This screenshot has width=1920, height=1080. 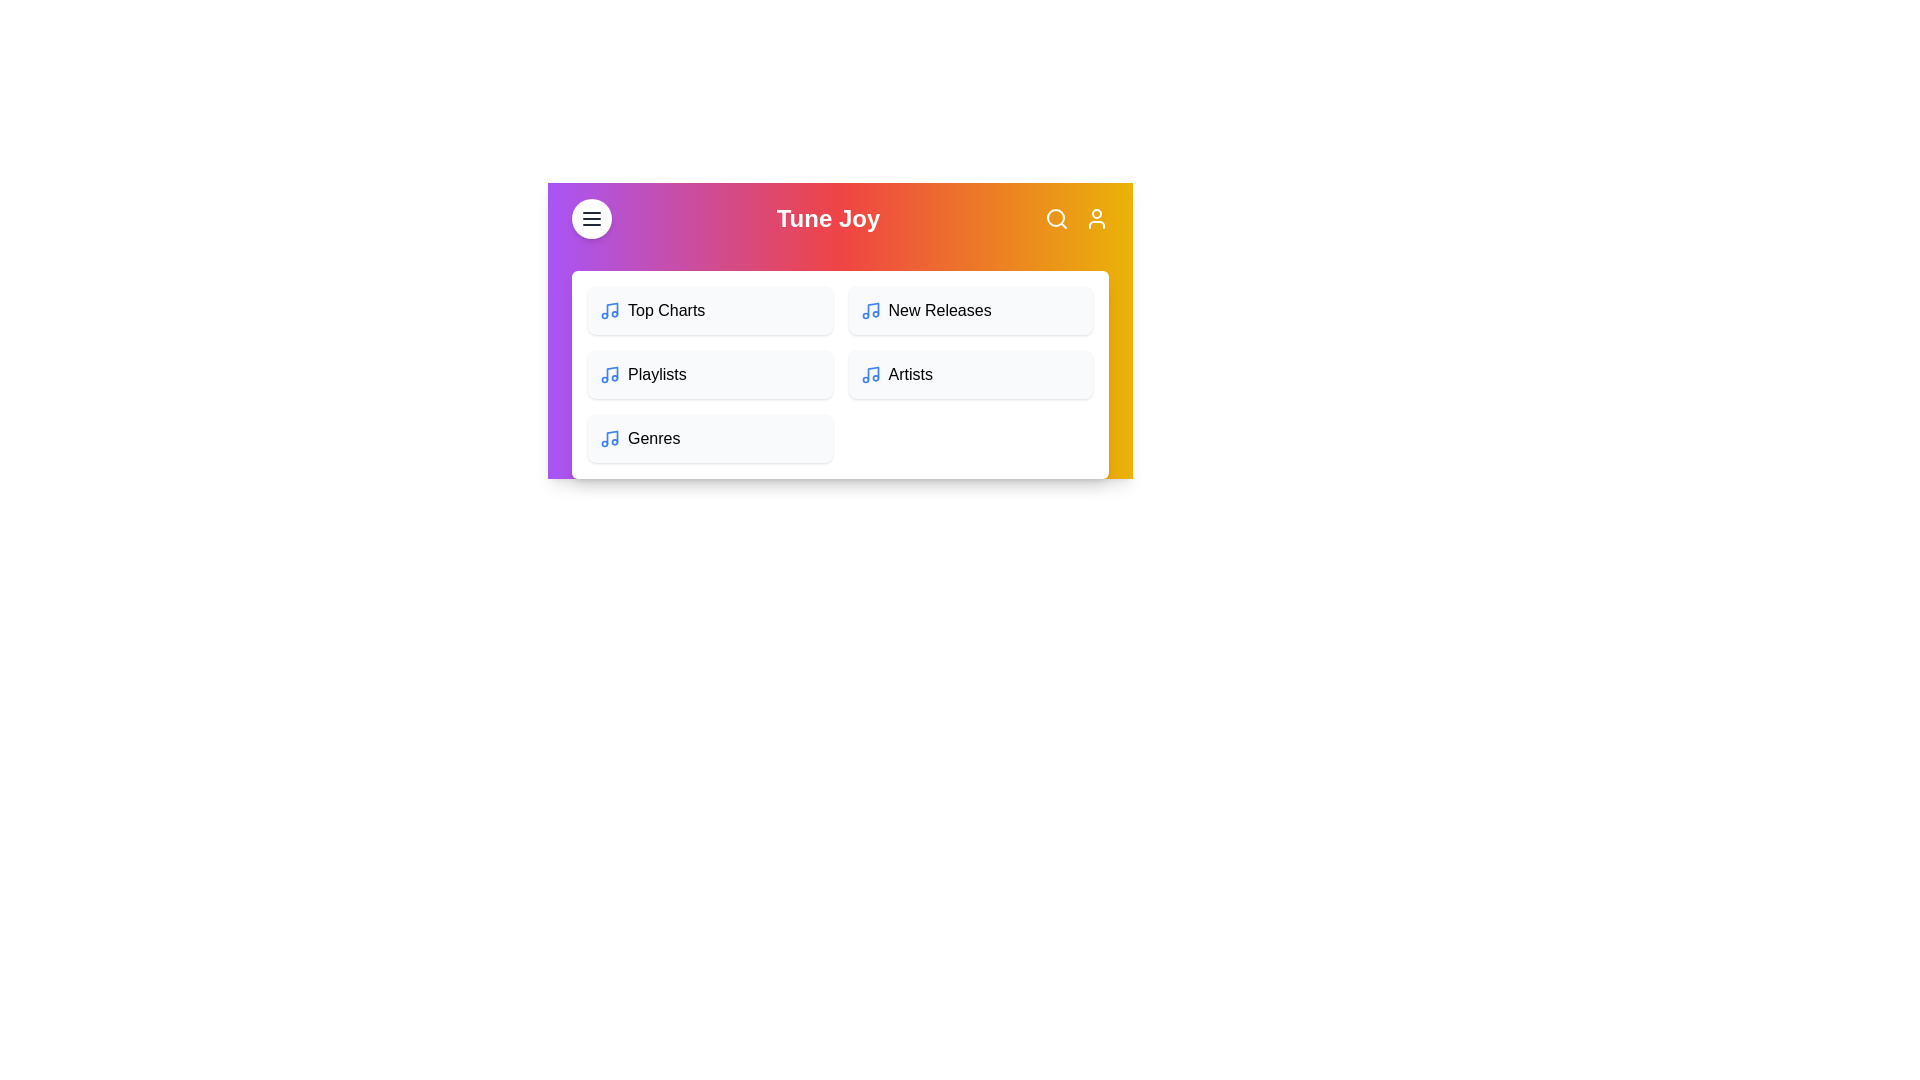 What do you see at coordinates (710, 374) in the screenshot?
I see `the menu item Playlists to navigate` at bounding box center [710, 374].